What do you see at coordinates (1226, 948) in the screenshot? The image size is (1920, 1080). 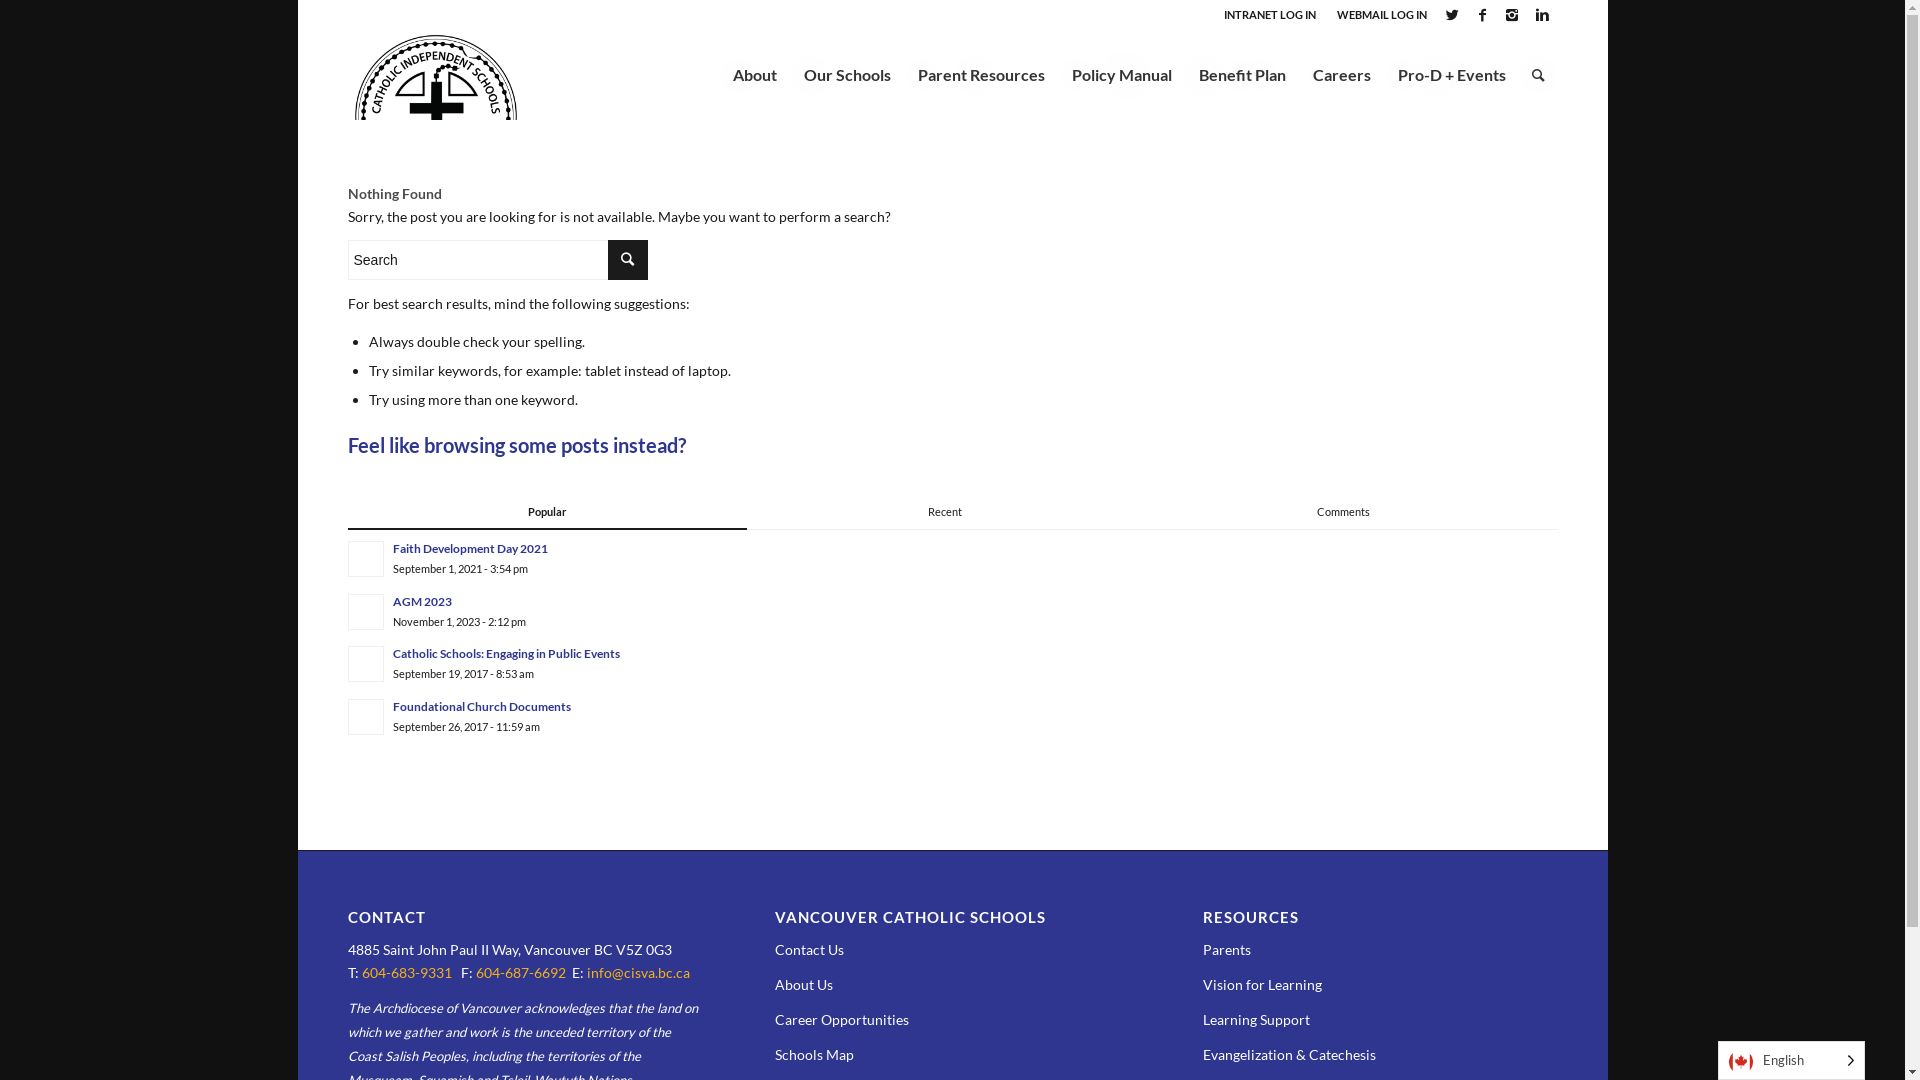 I see `'Parents'` at bounding box center [1226, 948].